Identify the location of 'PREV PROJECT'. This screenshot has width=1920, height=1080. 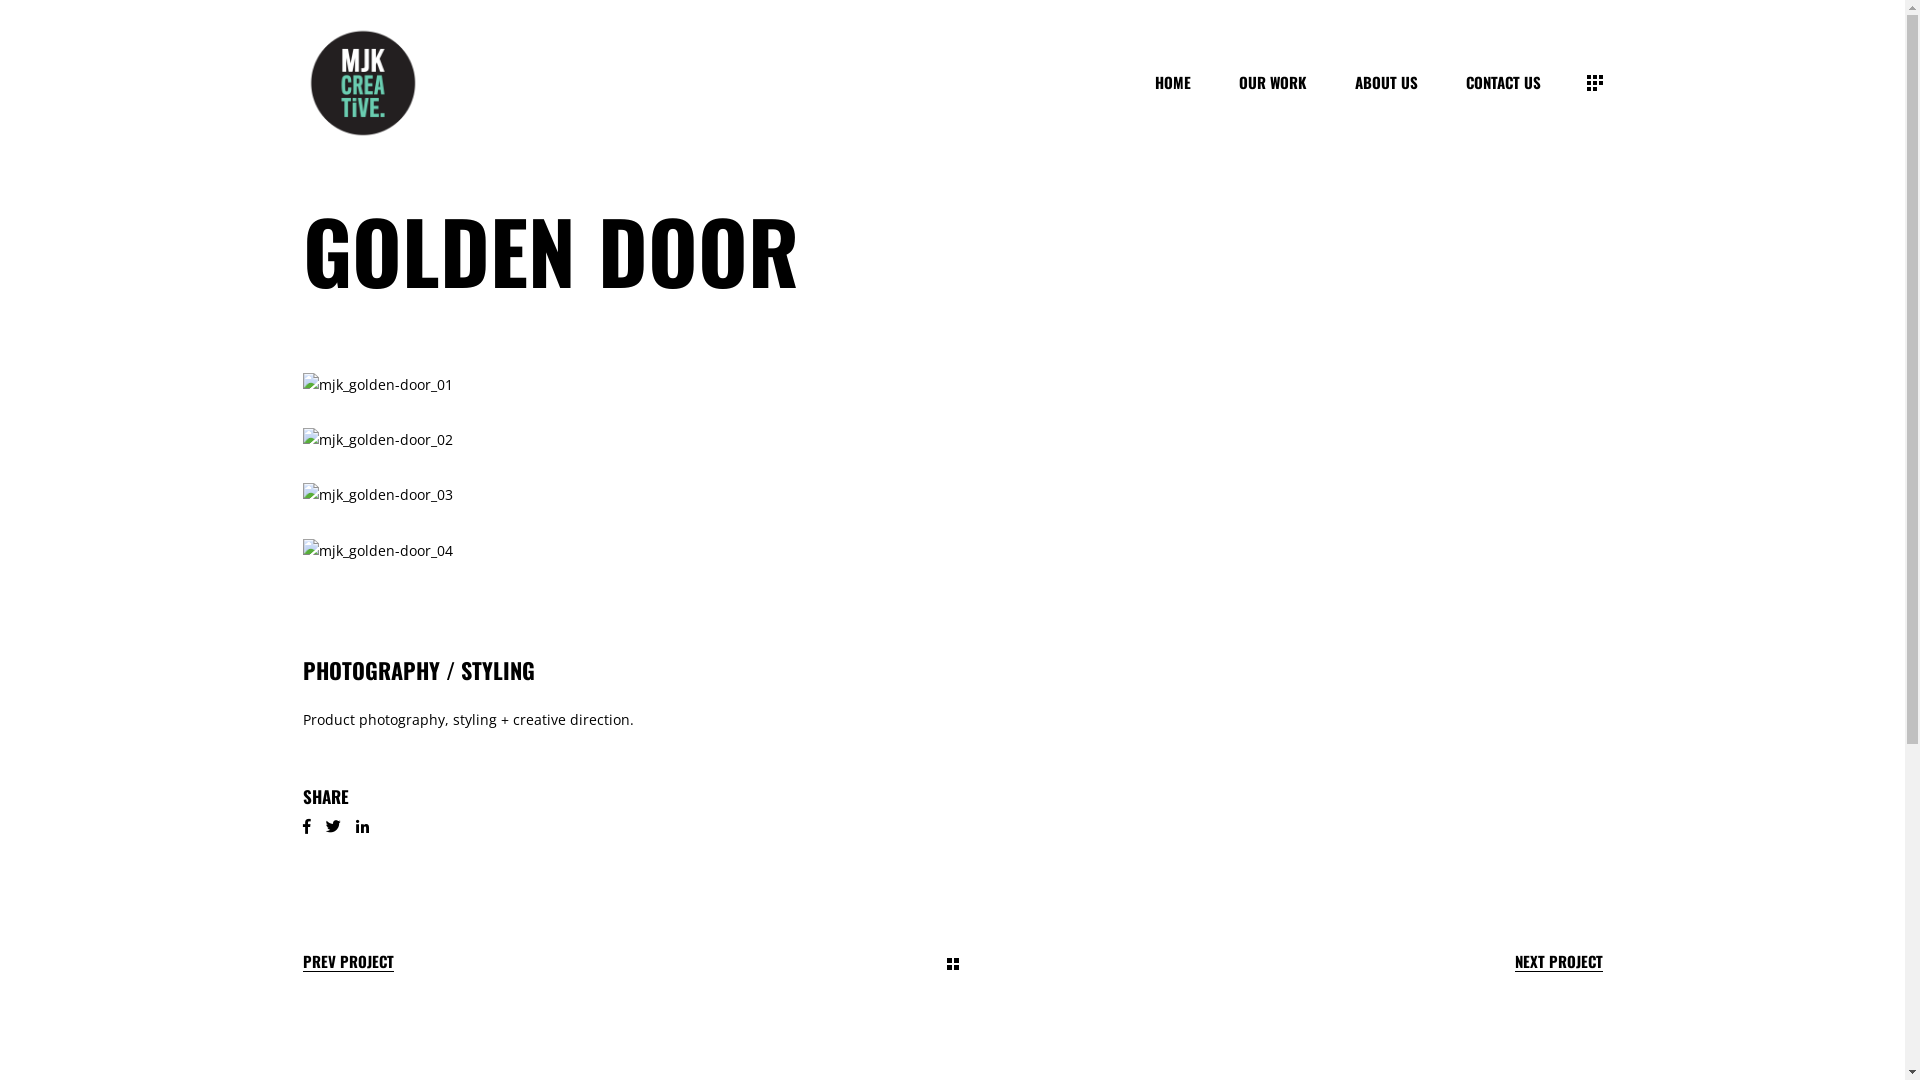
(347, 960).